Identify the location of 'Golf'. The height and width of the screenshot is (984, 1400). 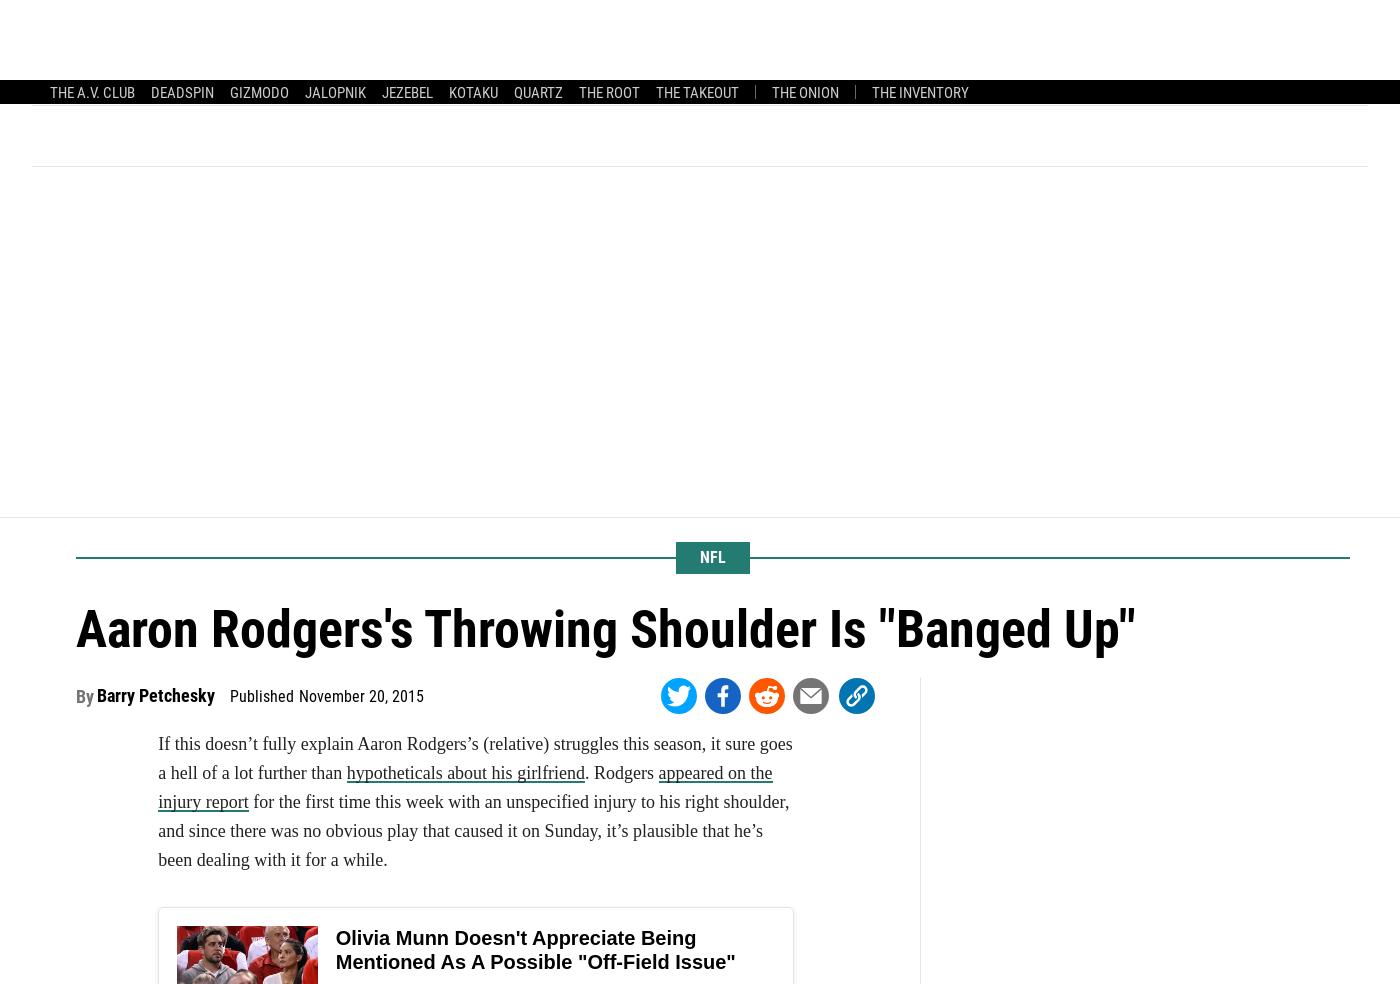
(908, 33).